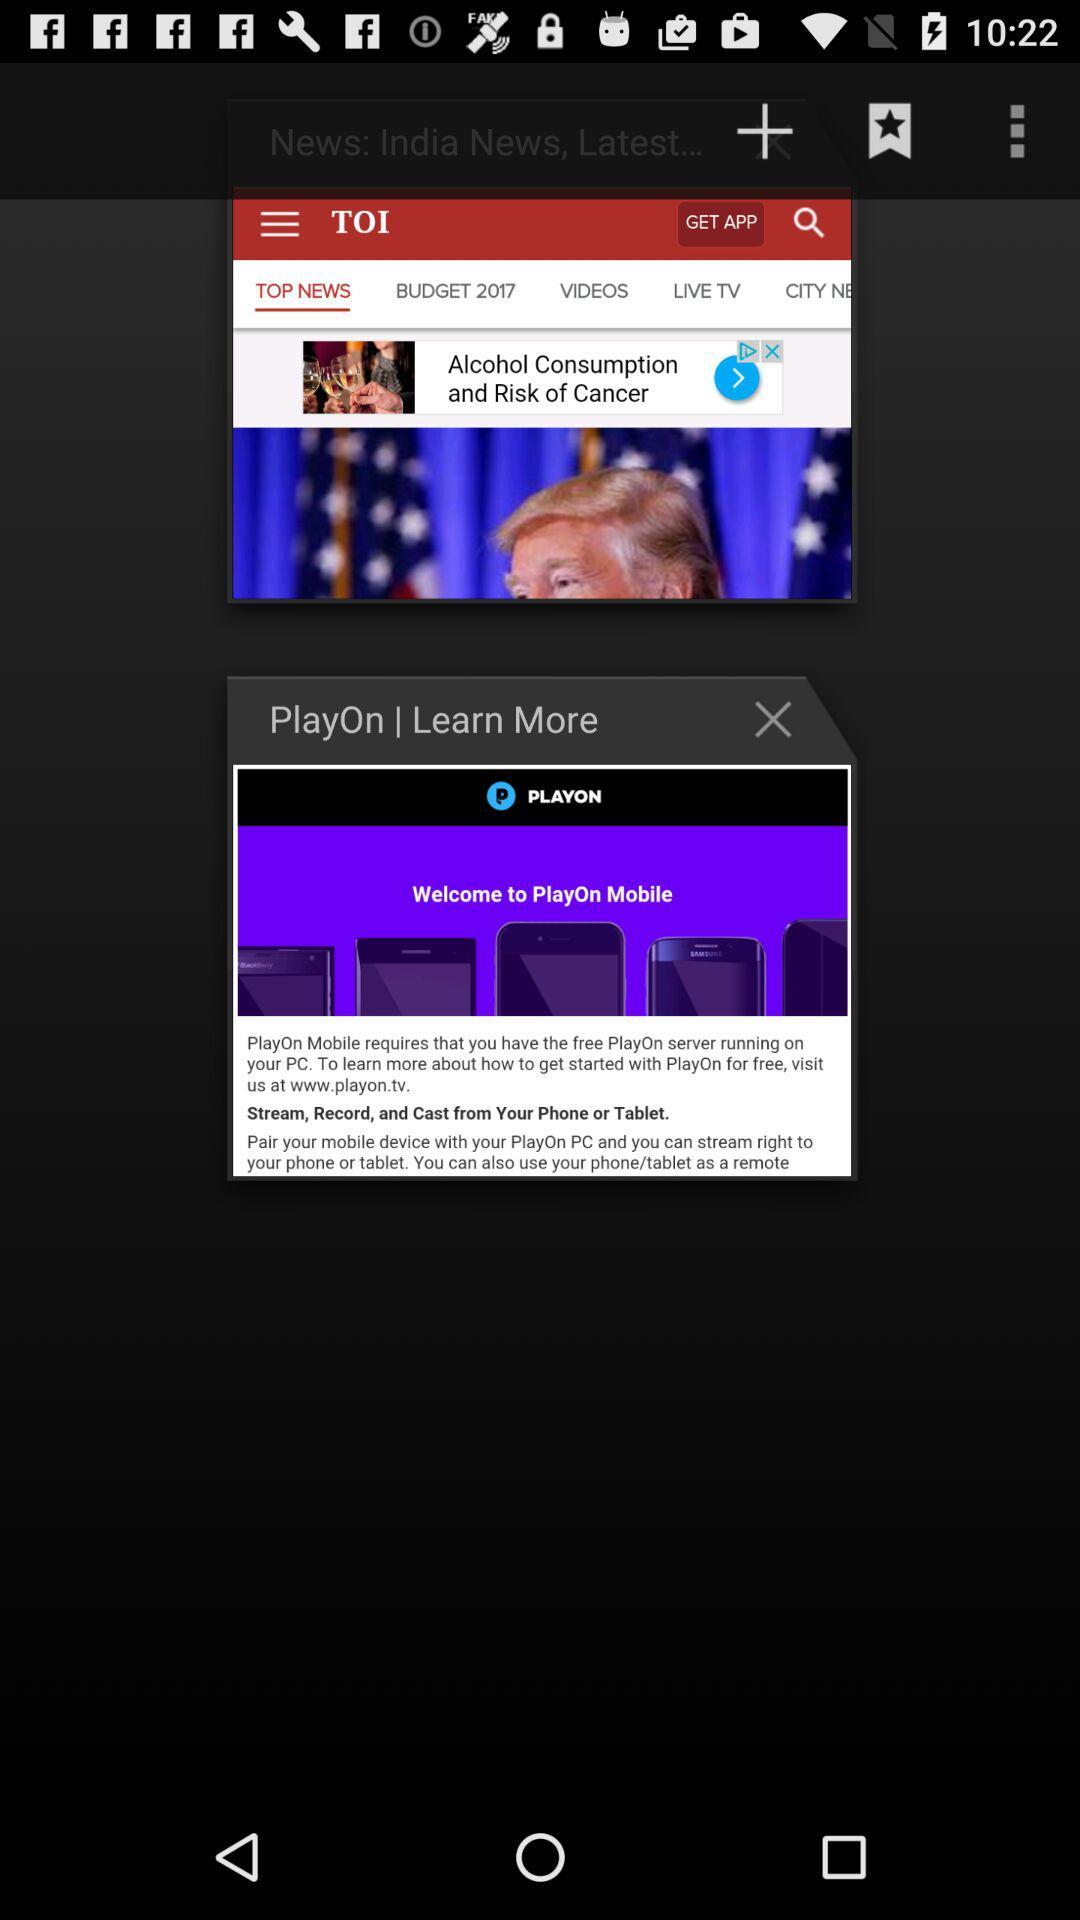  Describe the element at coordinates (597, 130) in the screenshot. I see `http www playon item` at that location.